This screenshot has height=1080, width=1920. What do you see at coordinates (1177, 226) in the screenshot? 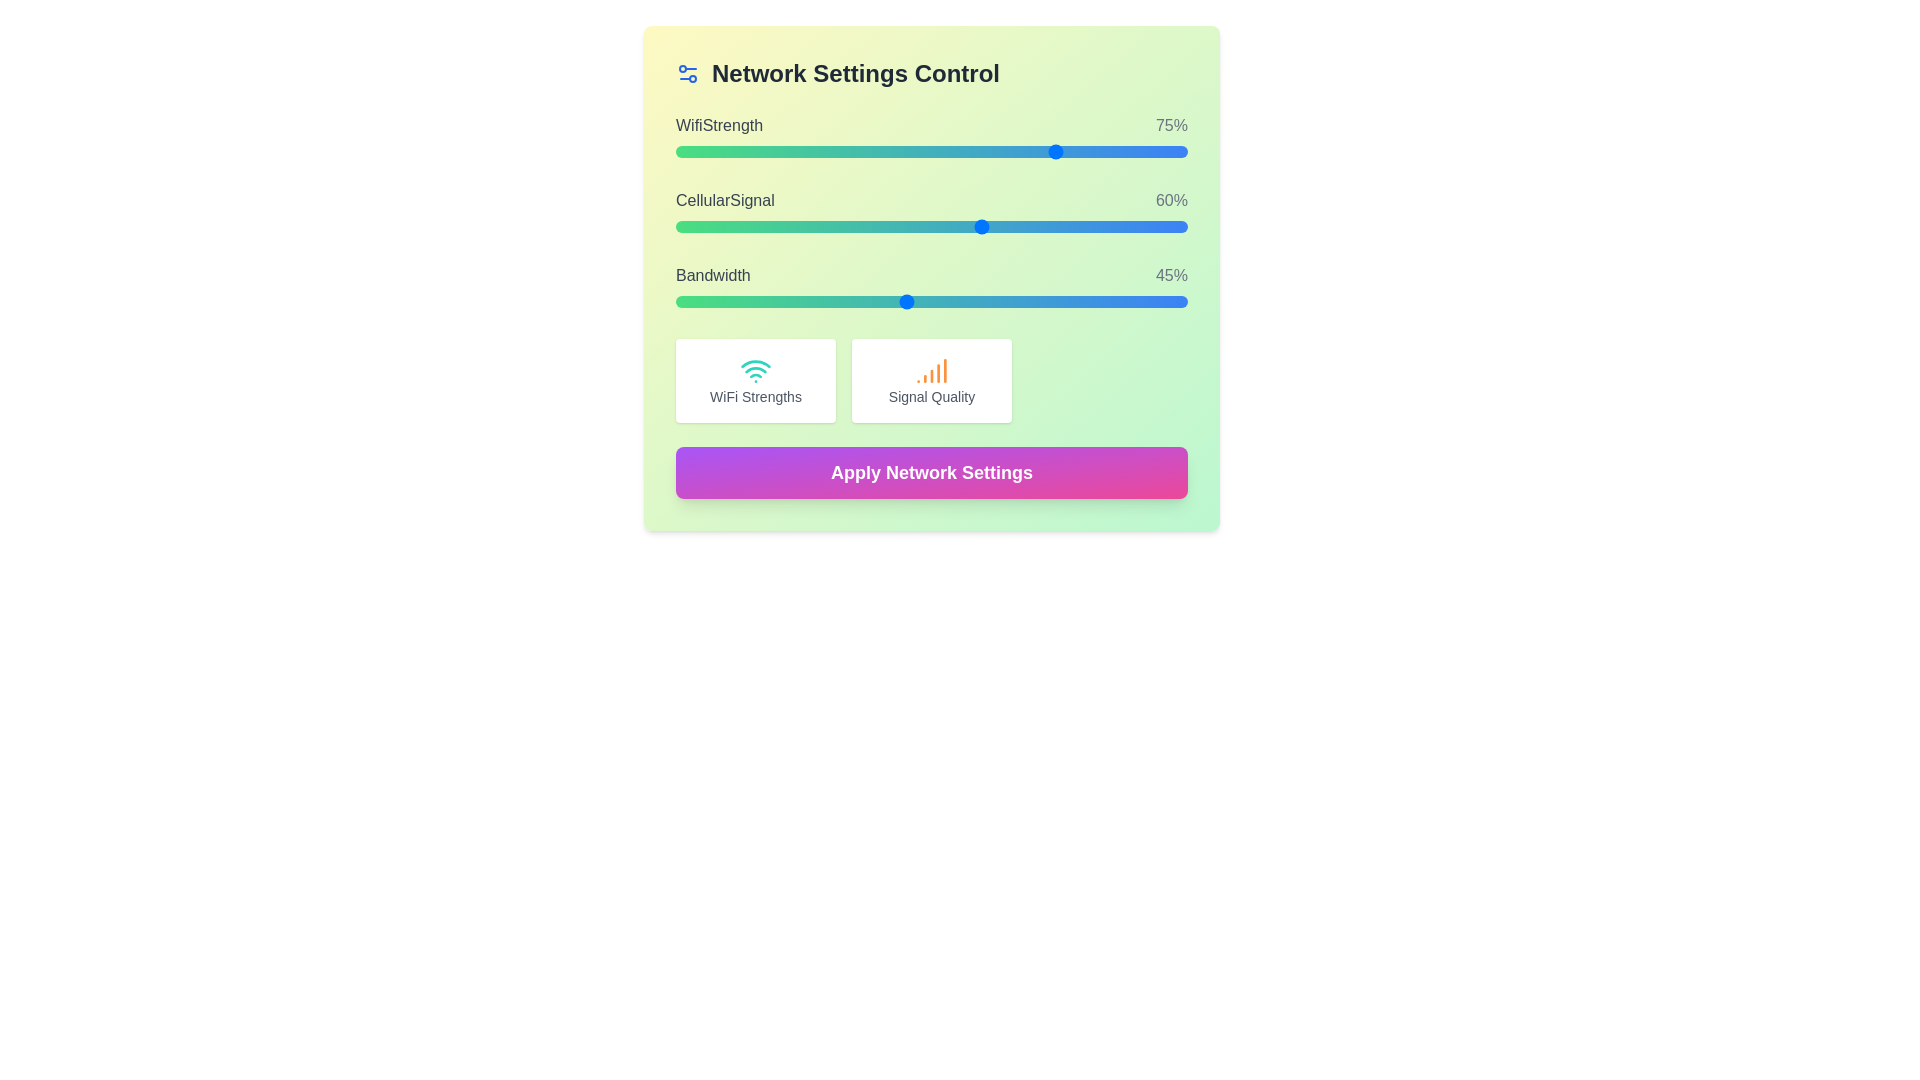
I see `the Cellular Signal slider` at bounding box center [1177, 226].